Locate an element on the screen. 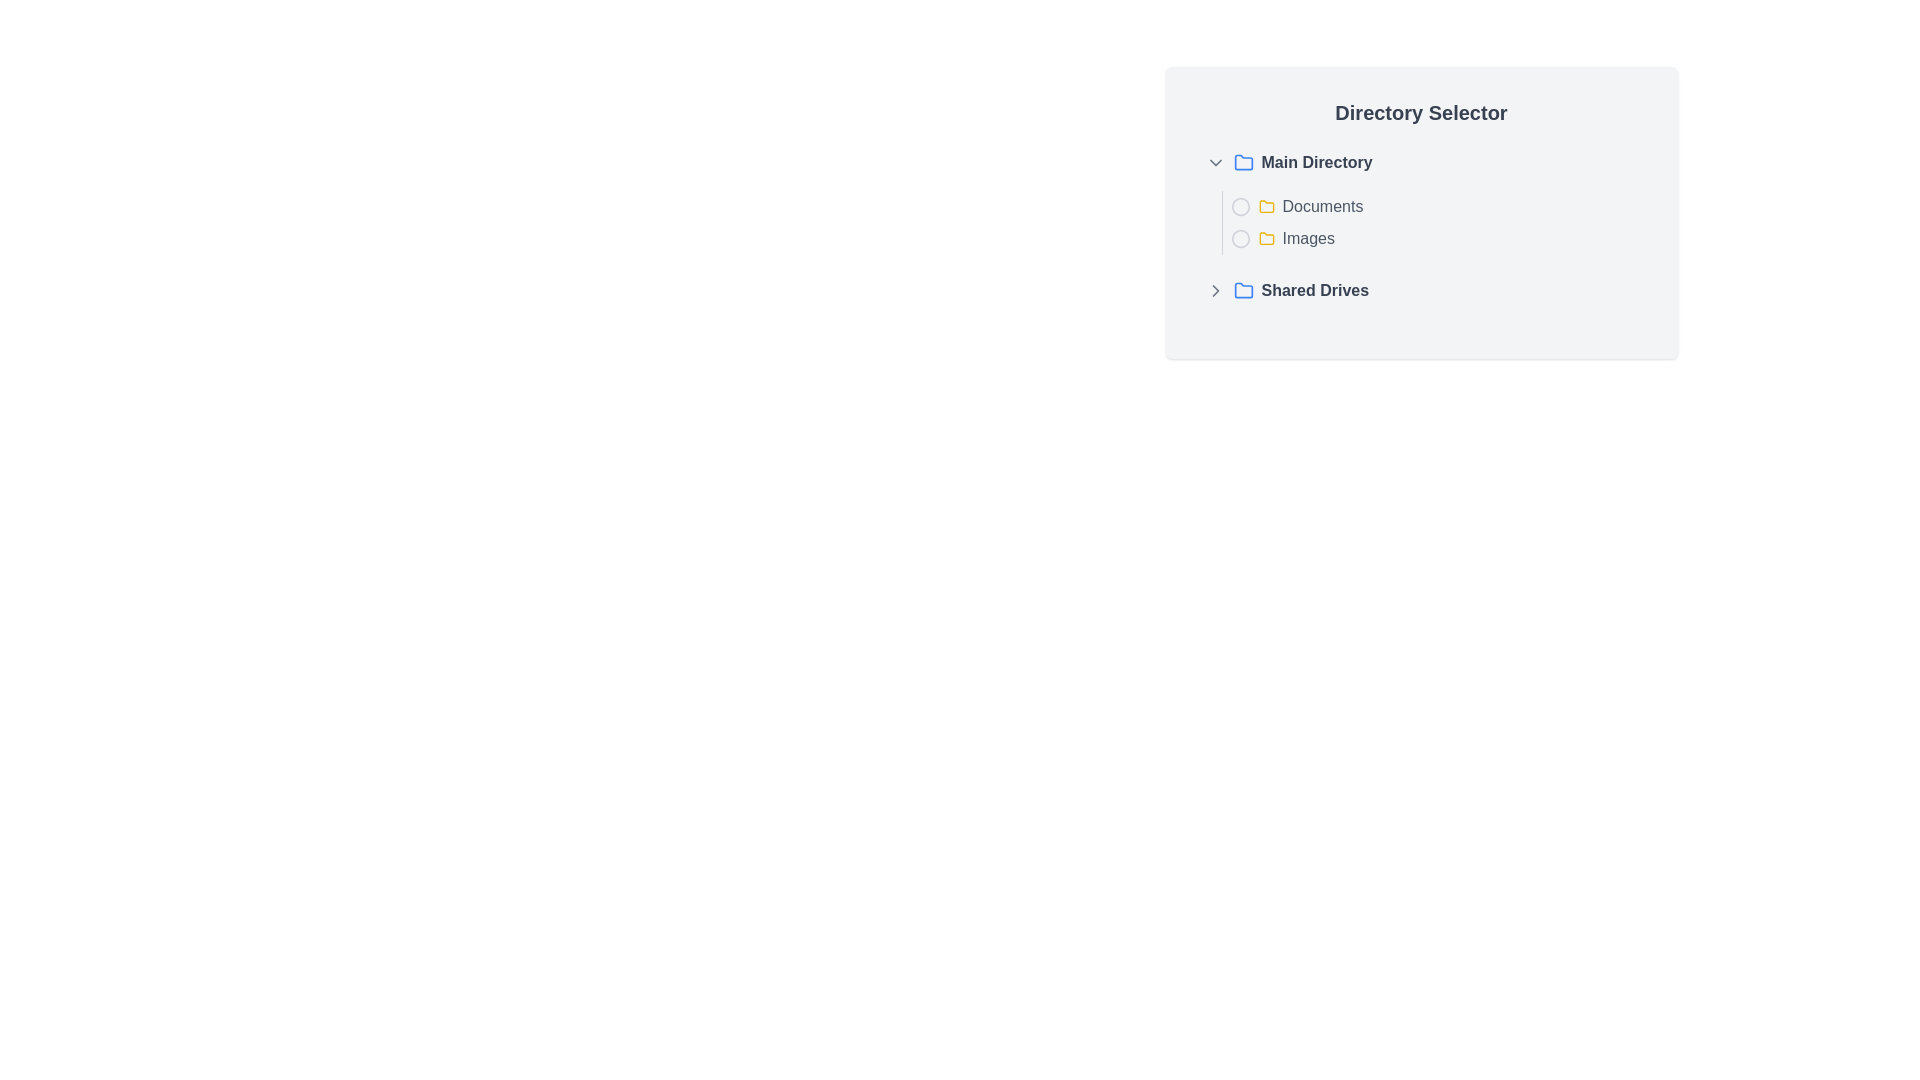  the 'Shared Drives' directory entry located at the bottom of the list under 'Main Directory' is located at coordinates (1420, 290).